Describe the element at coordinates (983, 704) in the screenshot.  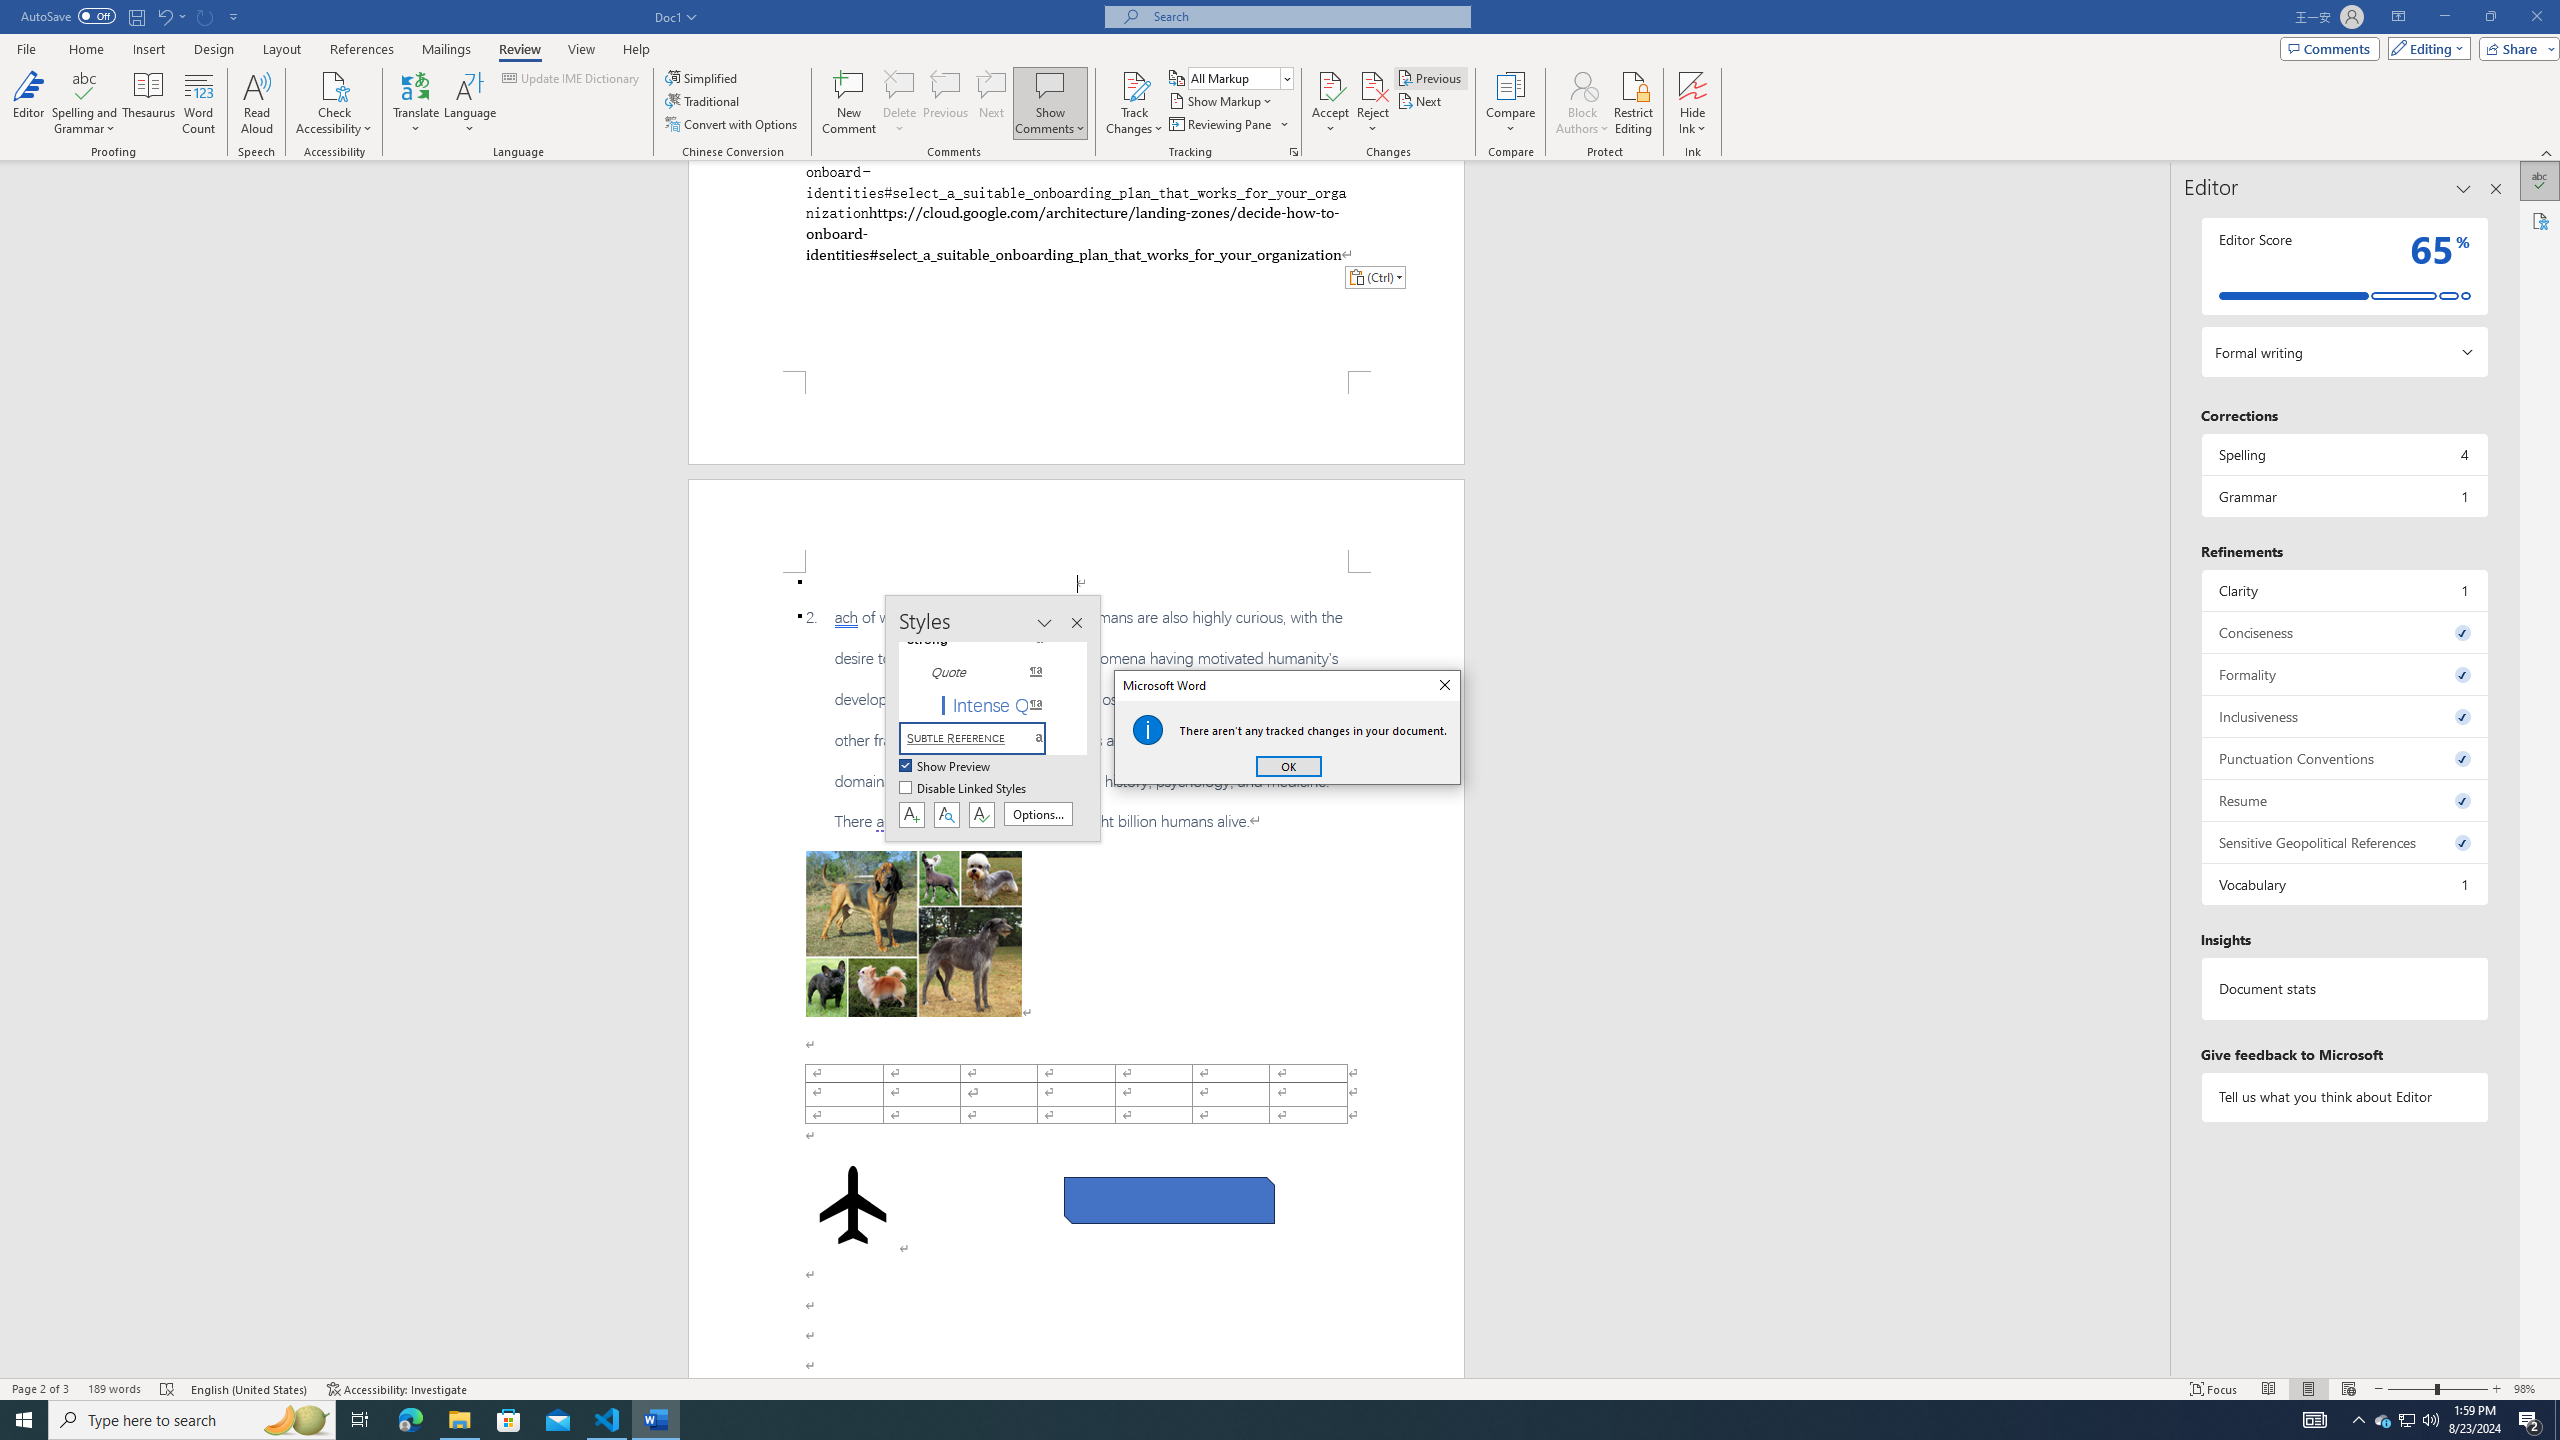
I see `'Intense Quote'` at that location.